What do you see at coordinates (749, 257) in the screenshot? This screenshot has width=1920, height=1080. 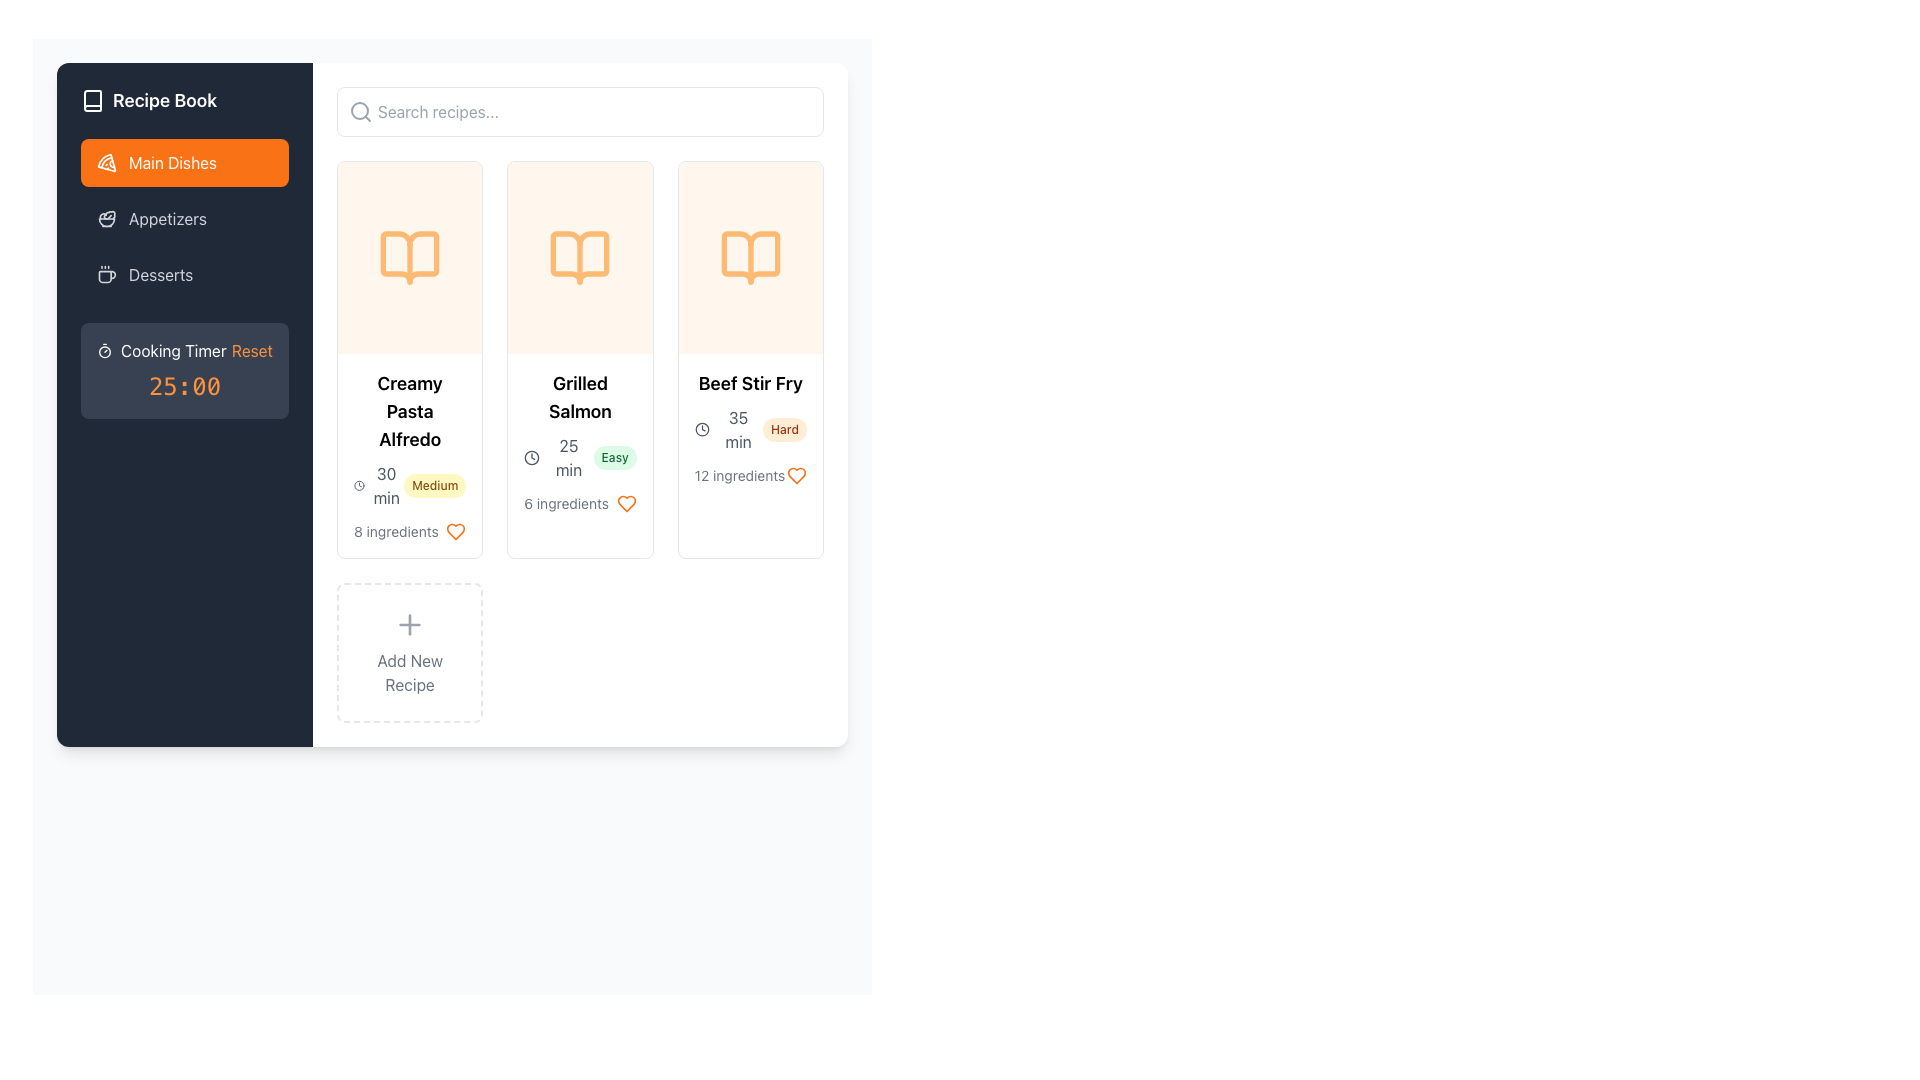 I see `the light orange book icon located in the third recipe card from the left, which features rounded edges and is part of a horizontally arranged list of recipe cards` at bounding box center [749, 257].